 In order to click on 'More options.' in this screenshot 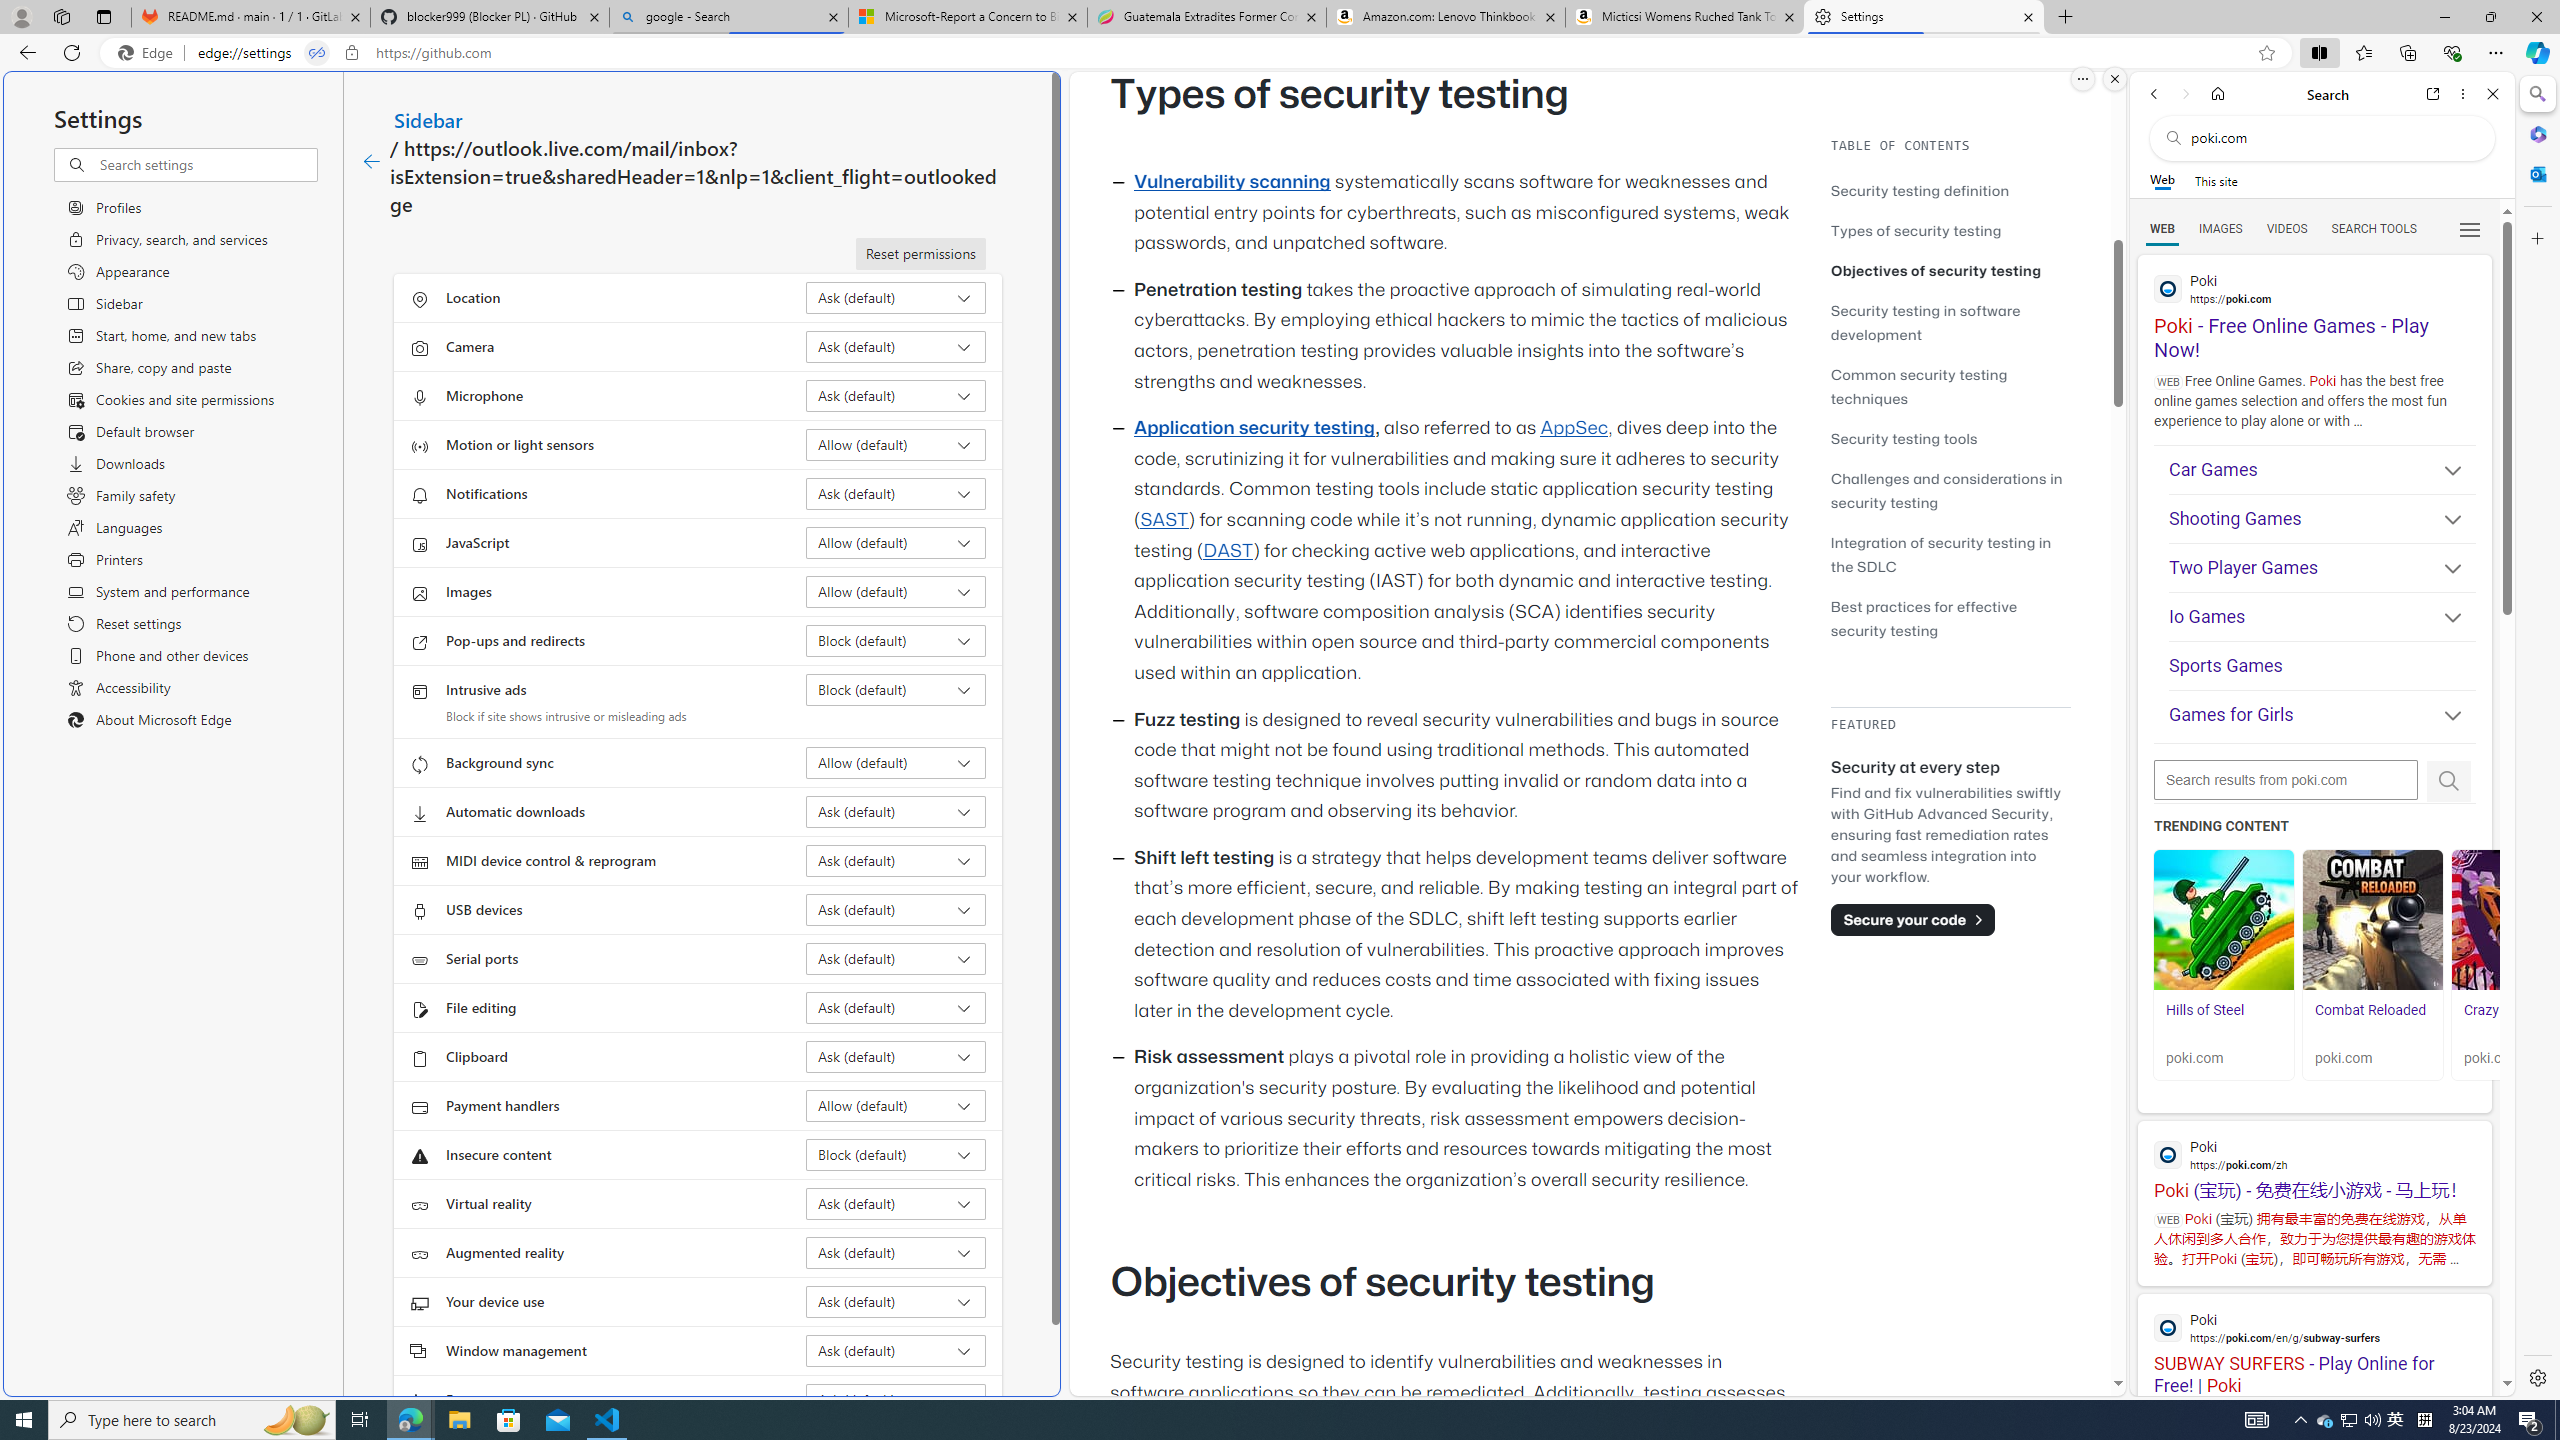, I will do `click(2082, 78)`.